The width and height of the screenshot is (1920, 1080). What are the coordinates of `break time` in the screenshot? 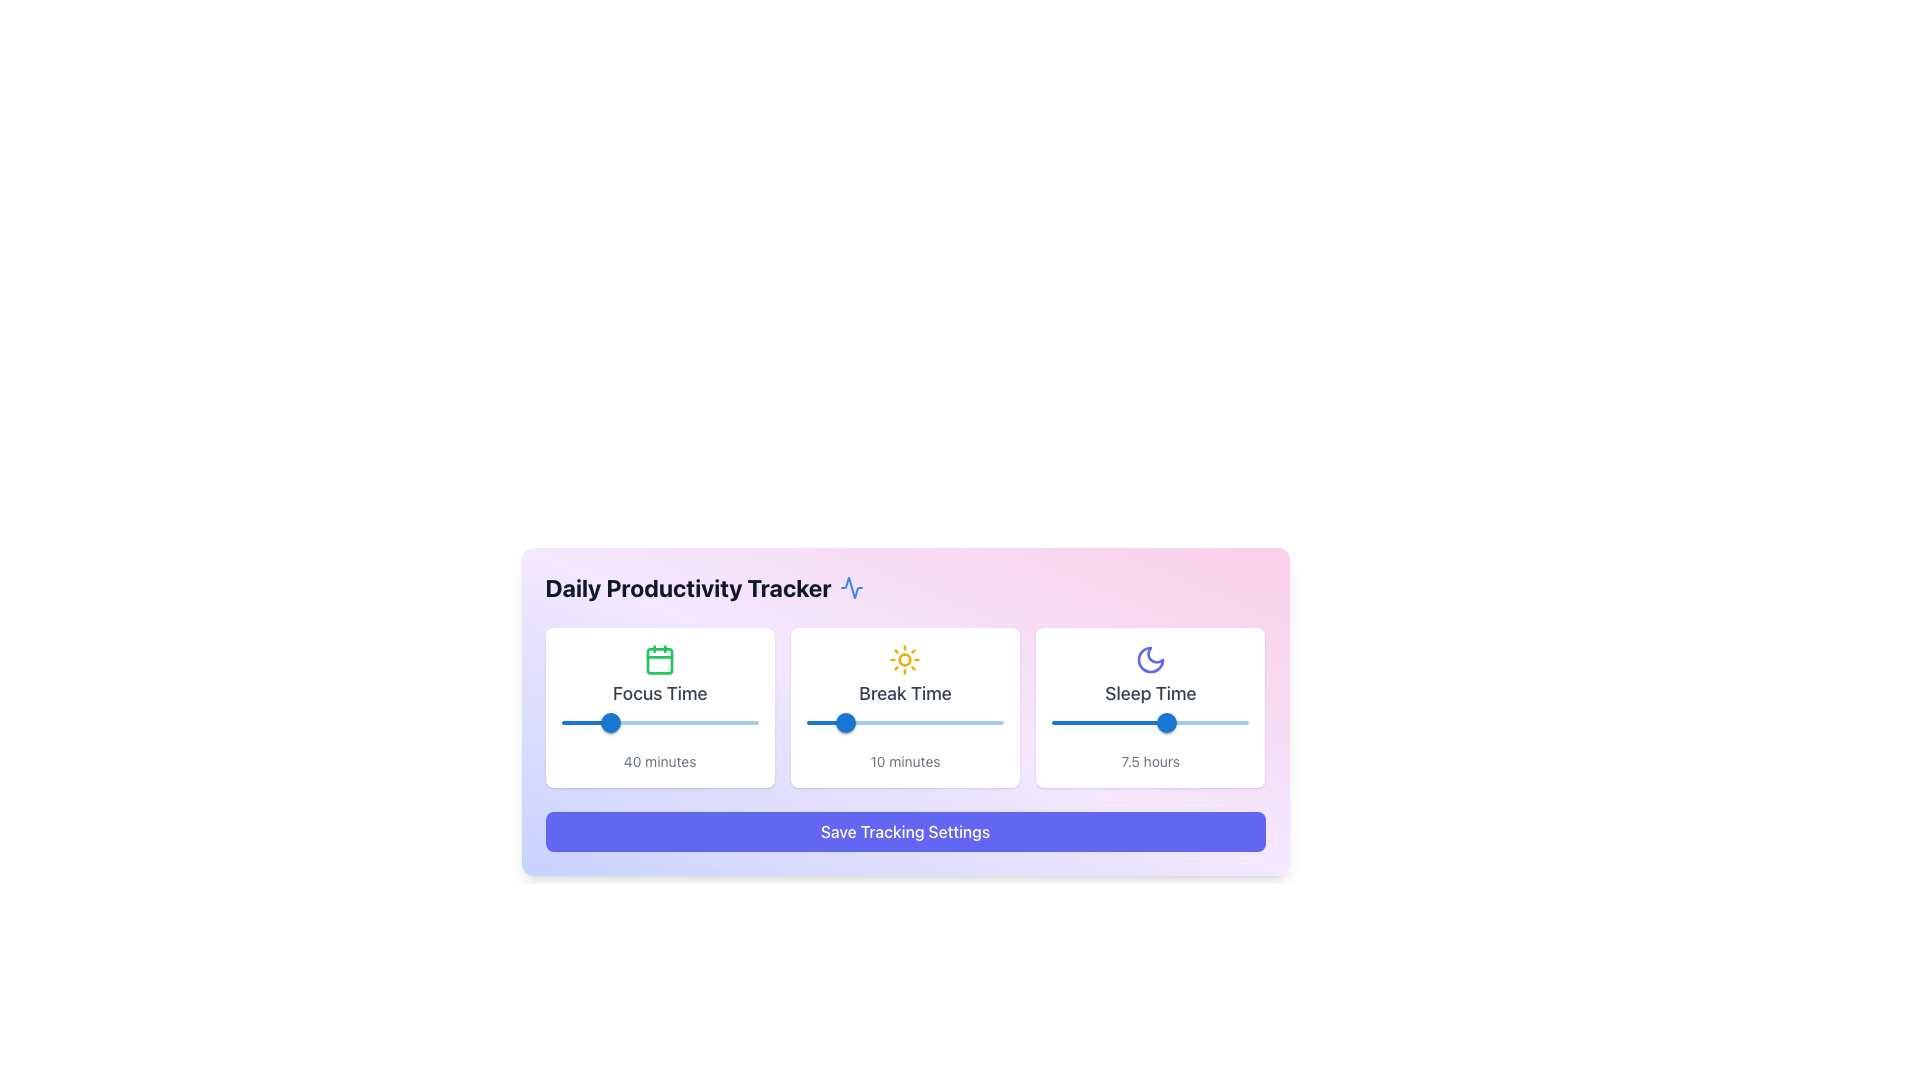 It's located at (844, 722).